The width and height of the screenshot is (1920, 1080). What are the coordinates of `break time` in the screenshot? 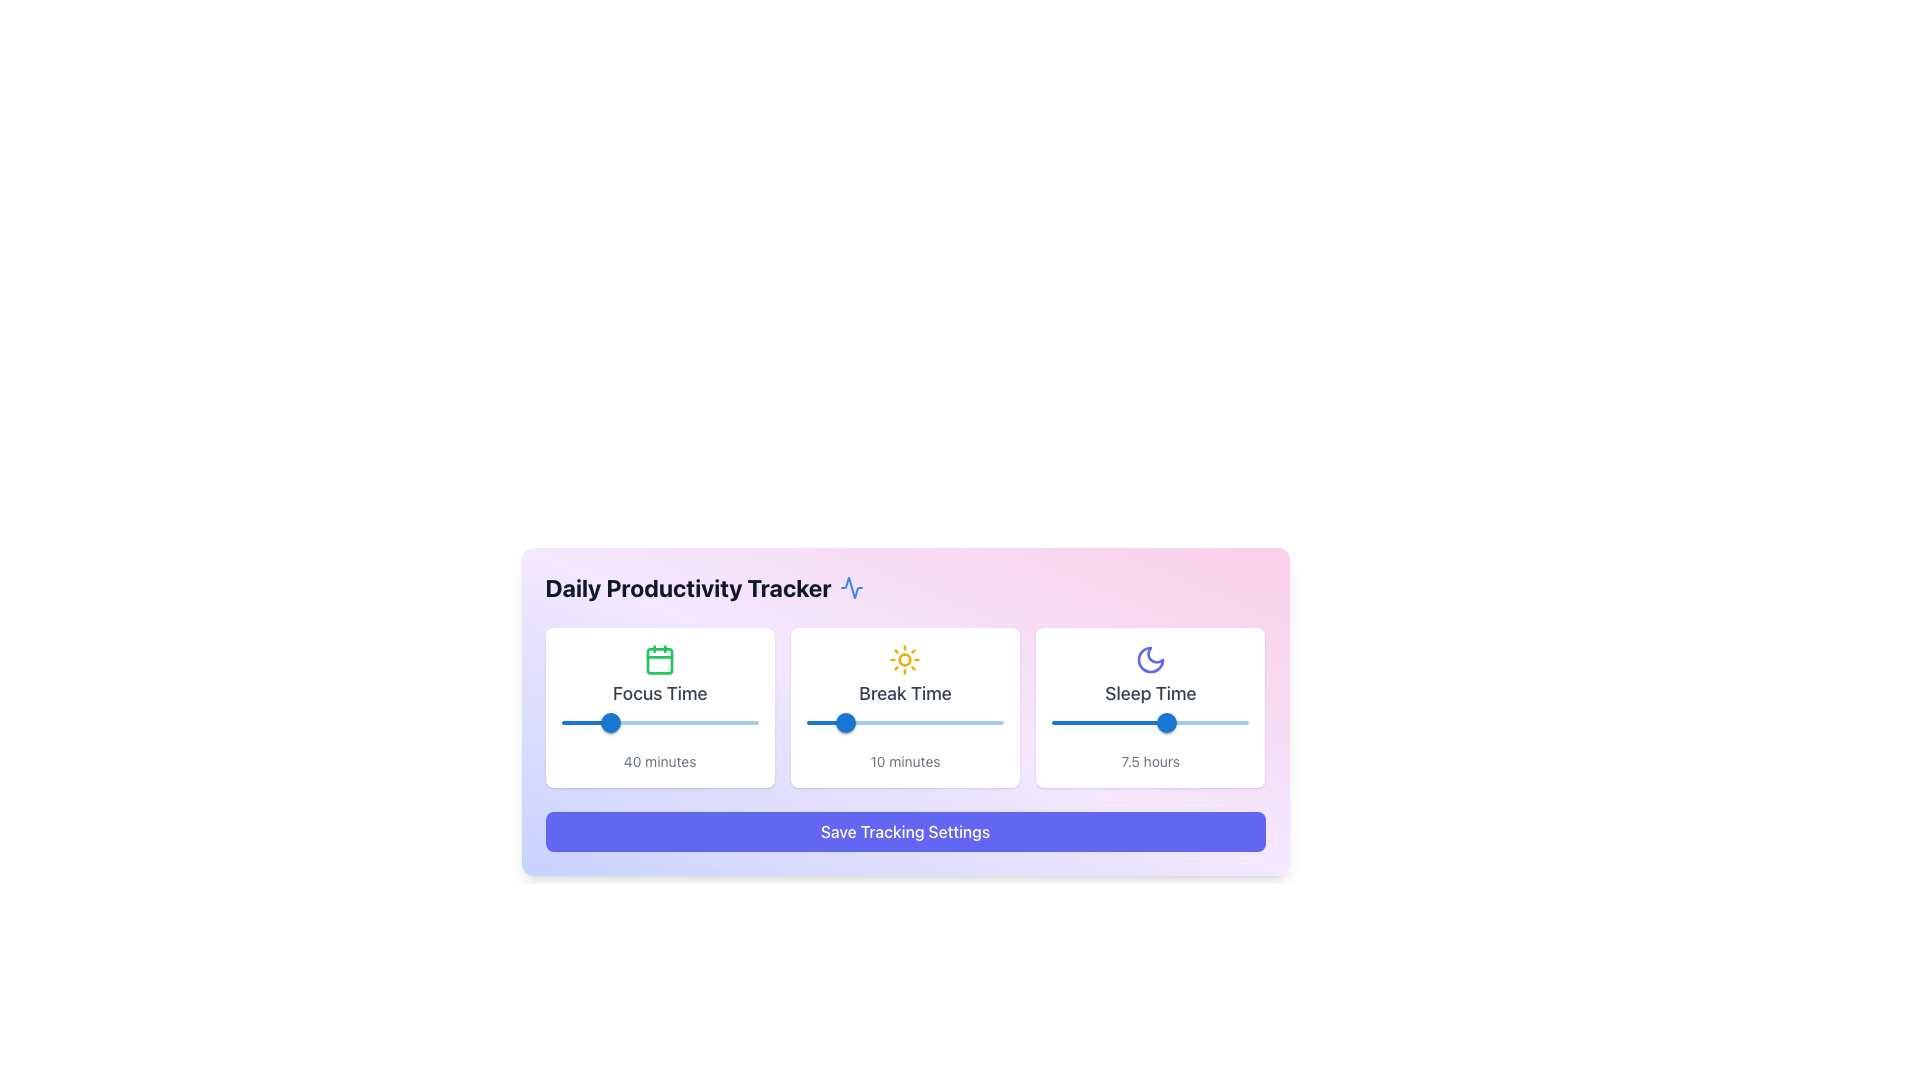 It's located at (844, 722).